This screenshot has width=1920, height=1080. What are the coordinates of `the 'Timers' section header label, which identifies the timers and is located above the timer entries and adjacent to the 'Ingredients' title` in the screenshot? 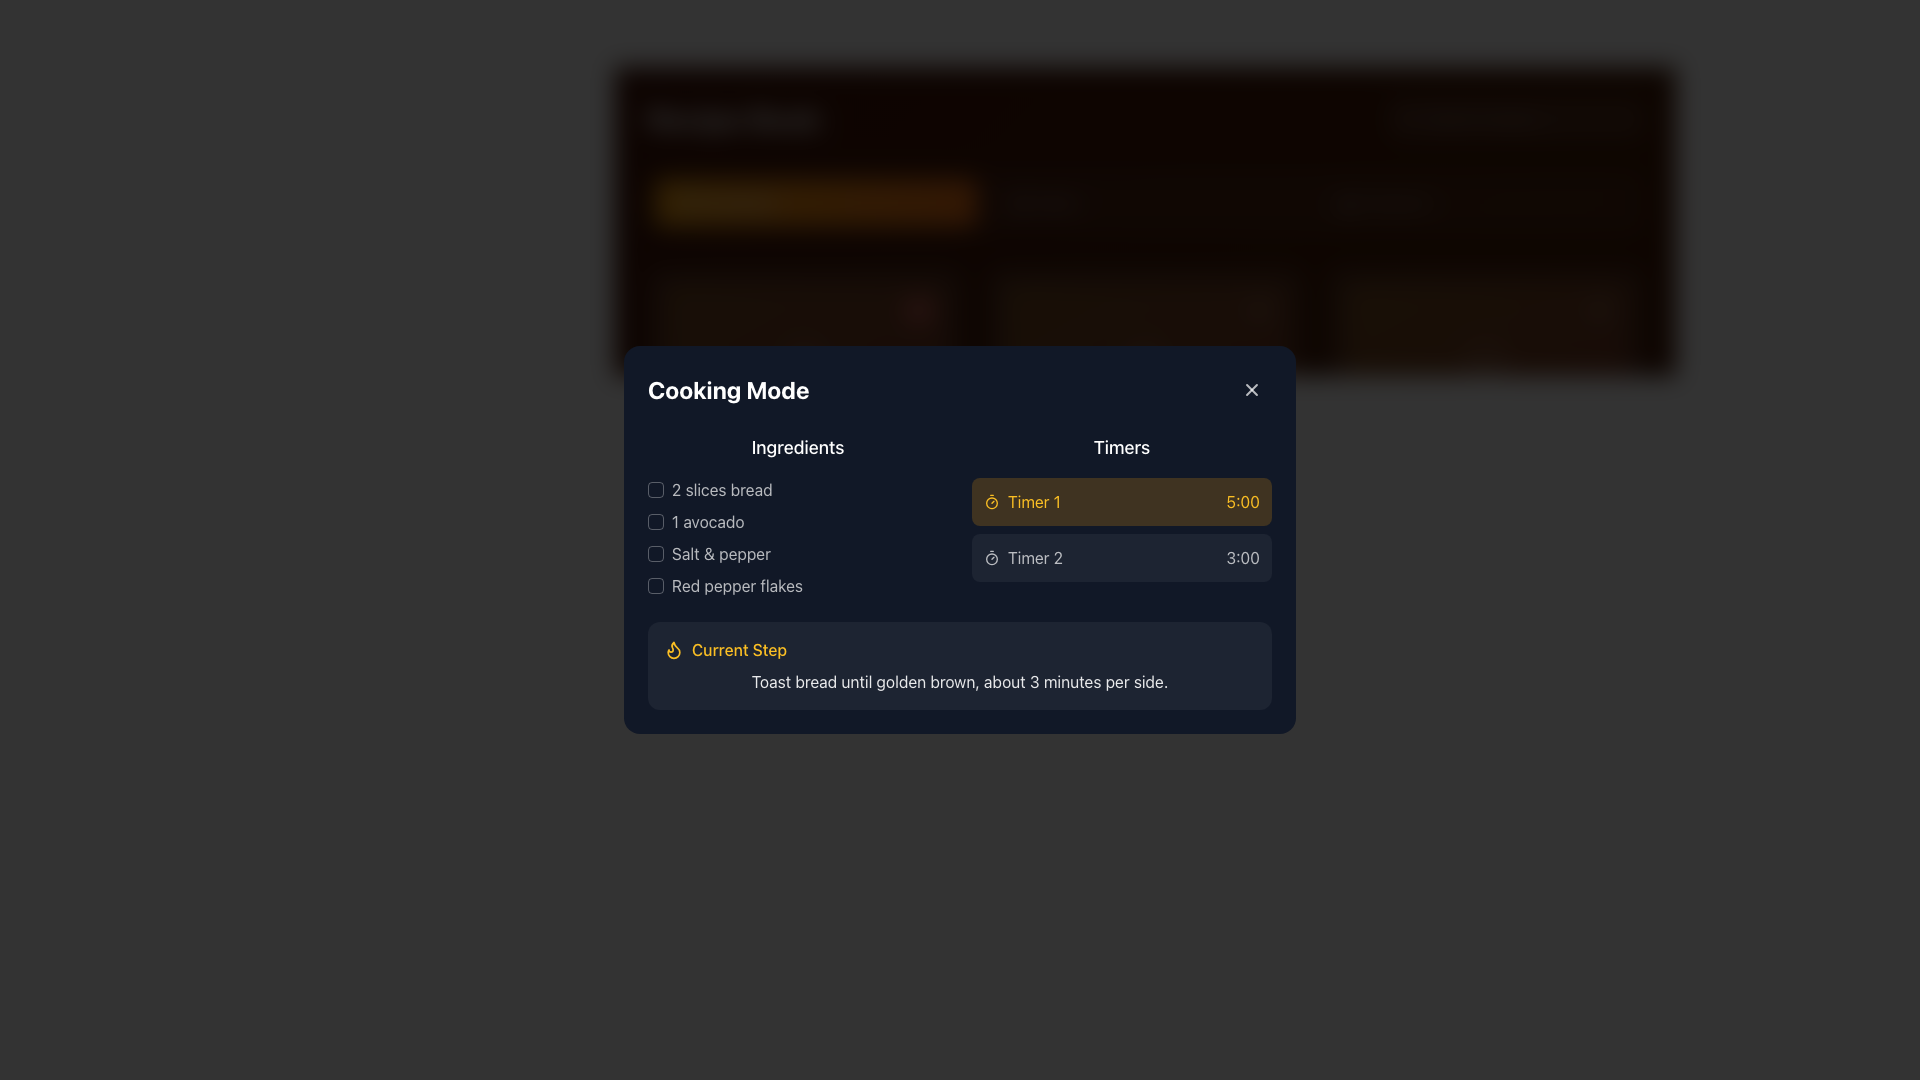 It's located at (1145, 473).